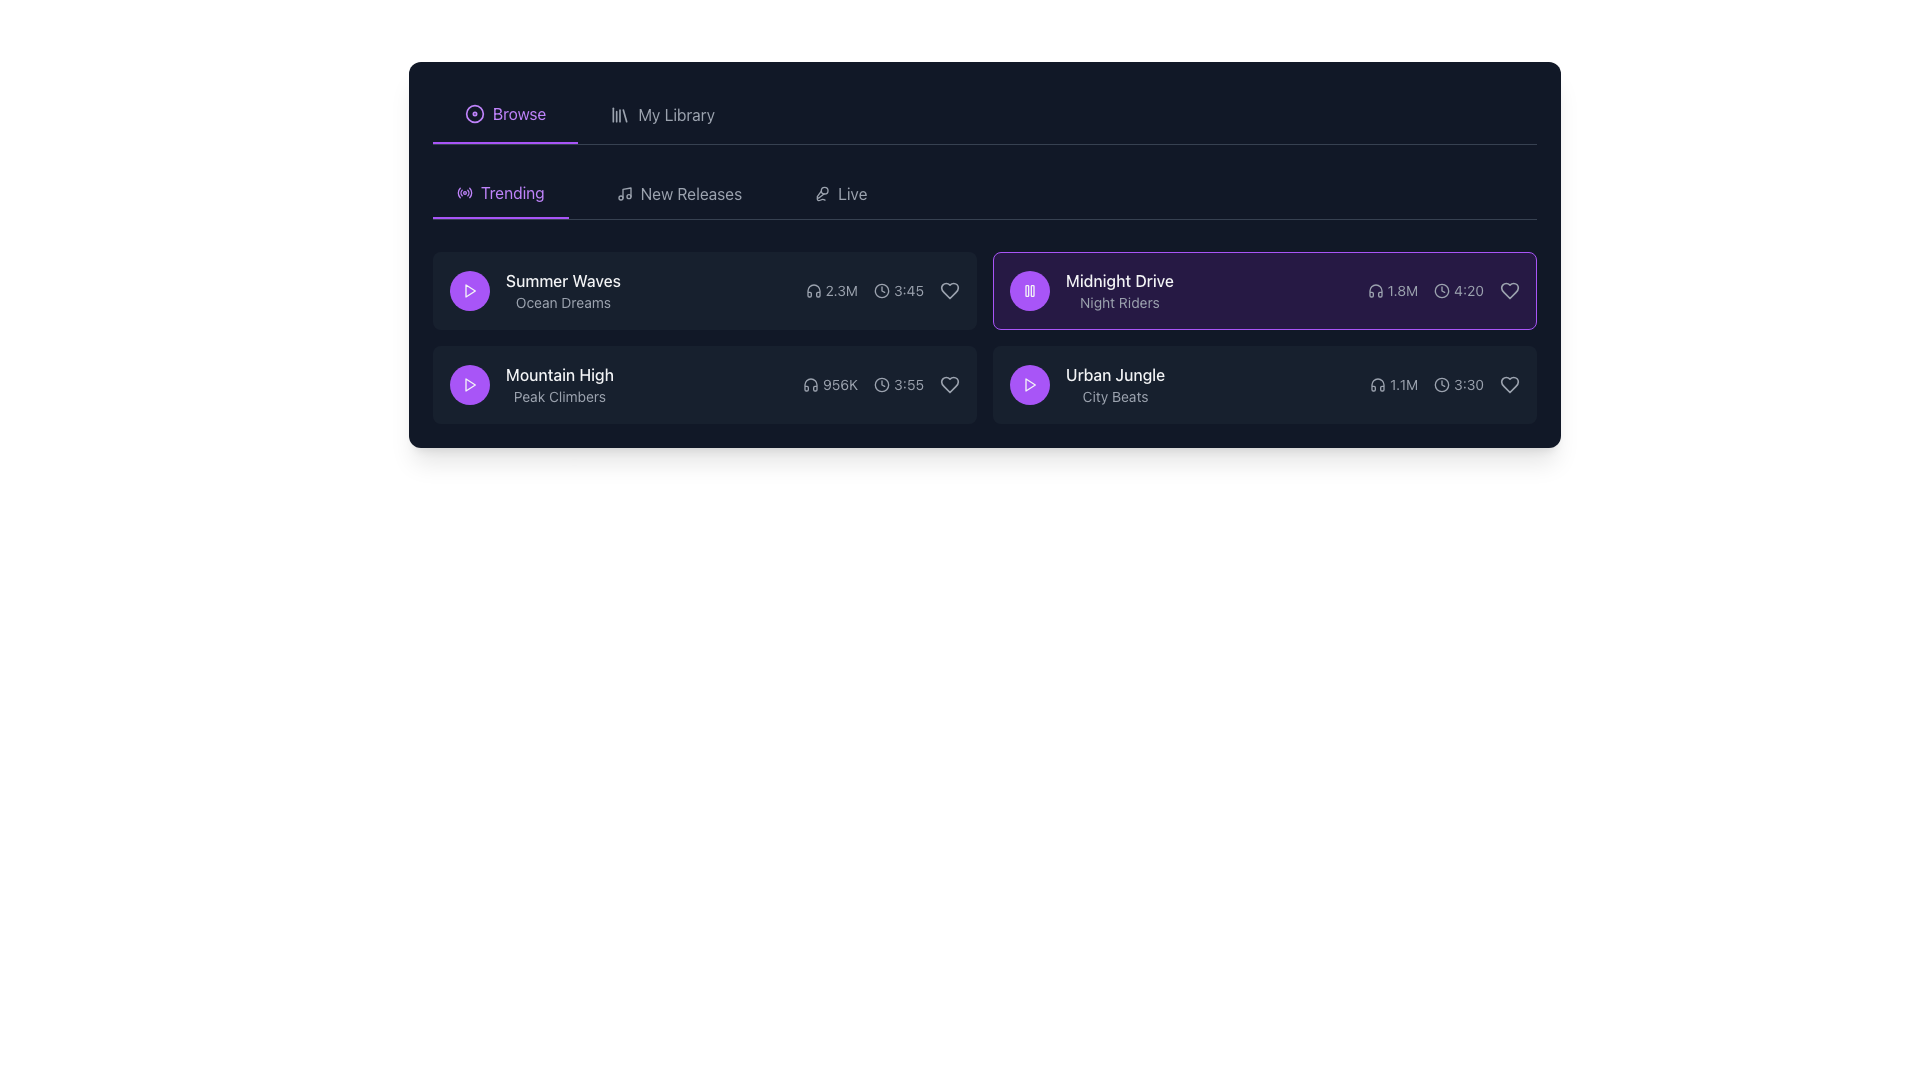 Image resolution: width=1920 pixels, height=1080 pixels. Describe the element at coordinates (897, 290) in the screenshot. I see `the text displaying the duration of the song 'Summer Waves', which is located towards the right end of its row, adjacent to the listener count ('2.3M') and slightly separated from the heart icon` at that location.